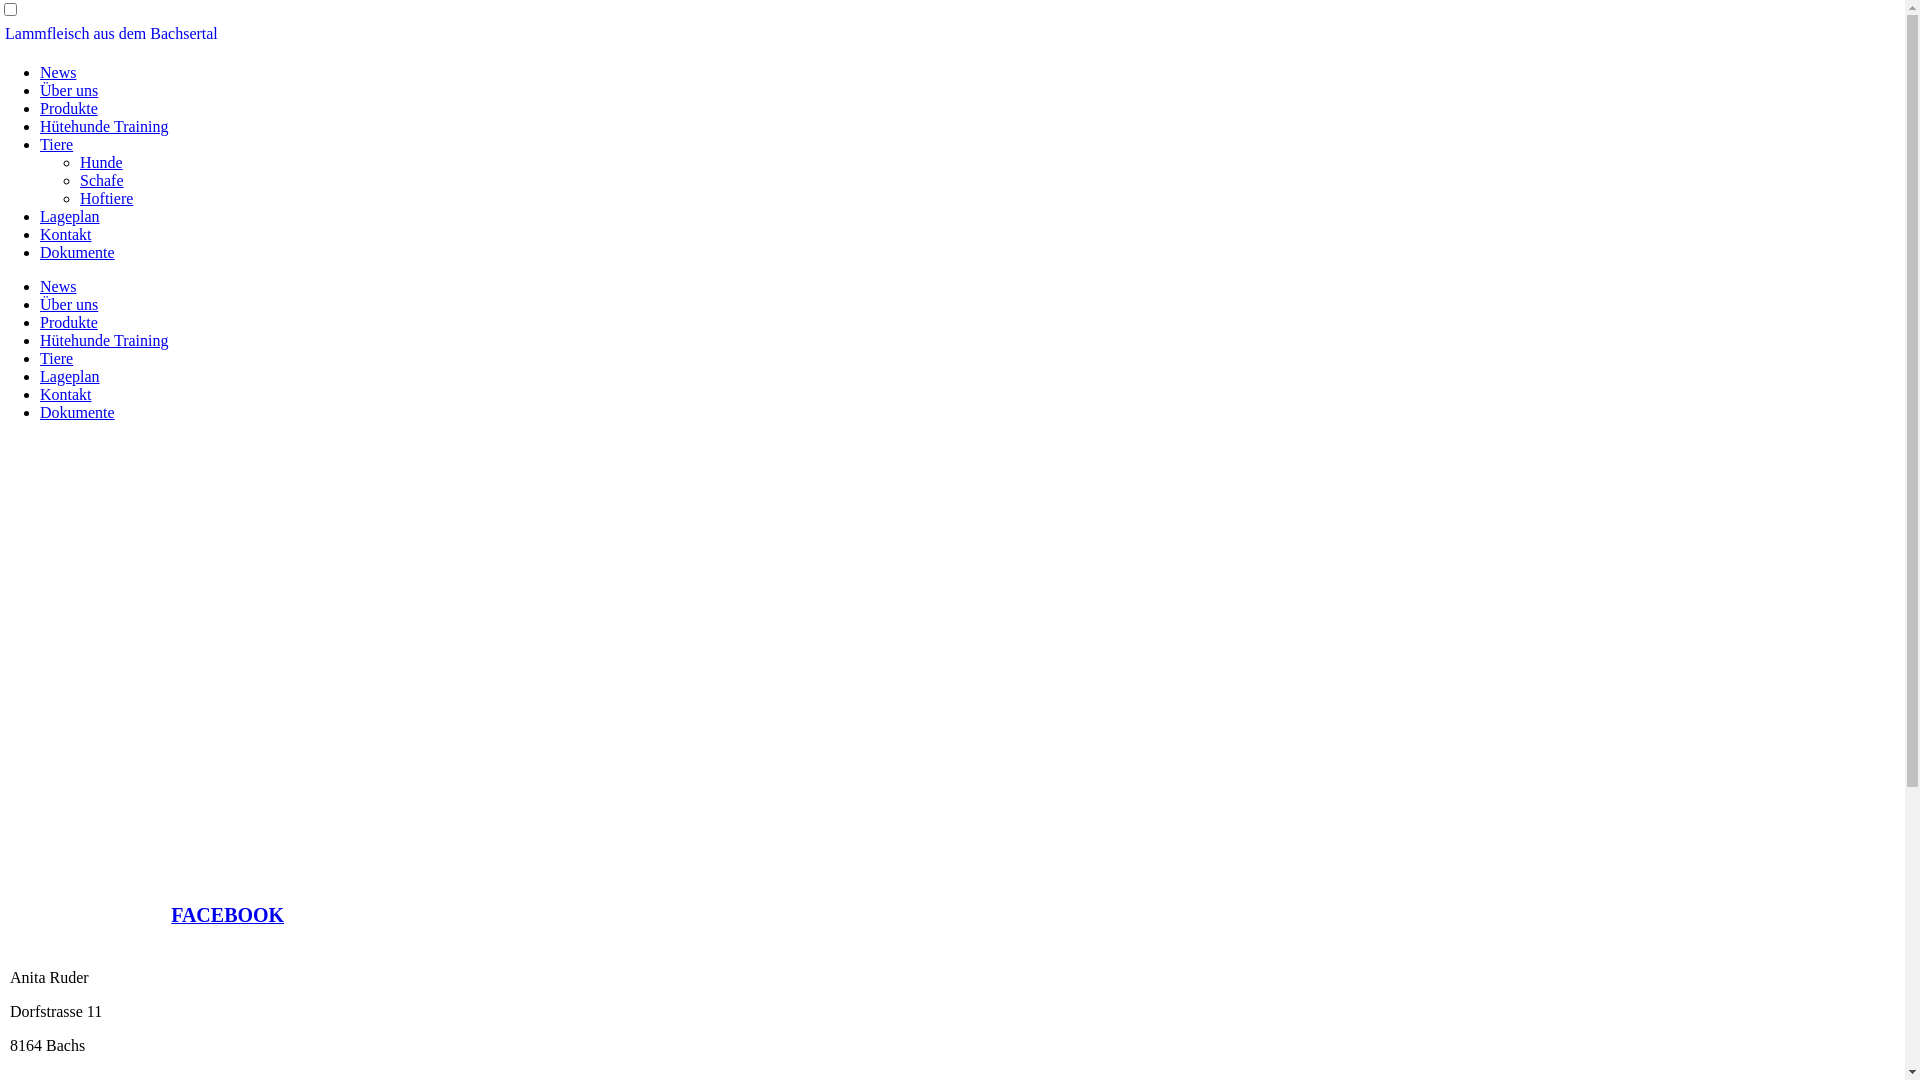  Describe the element at coordinates (110, 33) in the screenshot. I see `'Lammfleisch aus dem Bachsertal'` at that location.